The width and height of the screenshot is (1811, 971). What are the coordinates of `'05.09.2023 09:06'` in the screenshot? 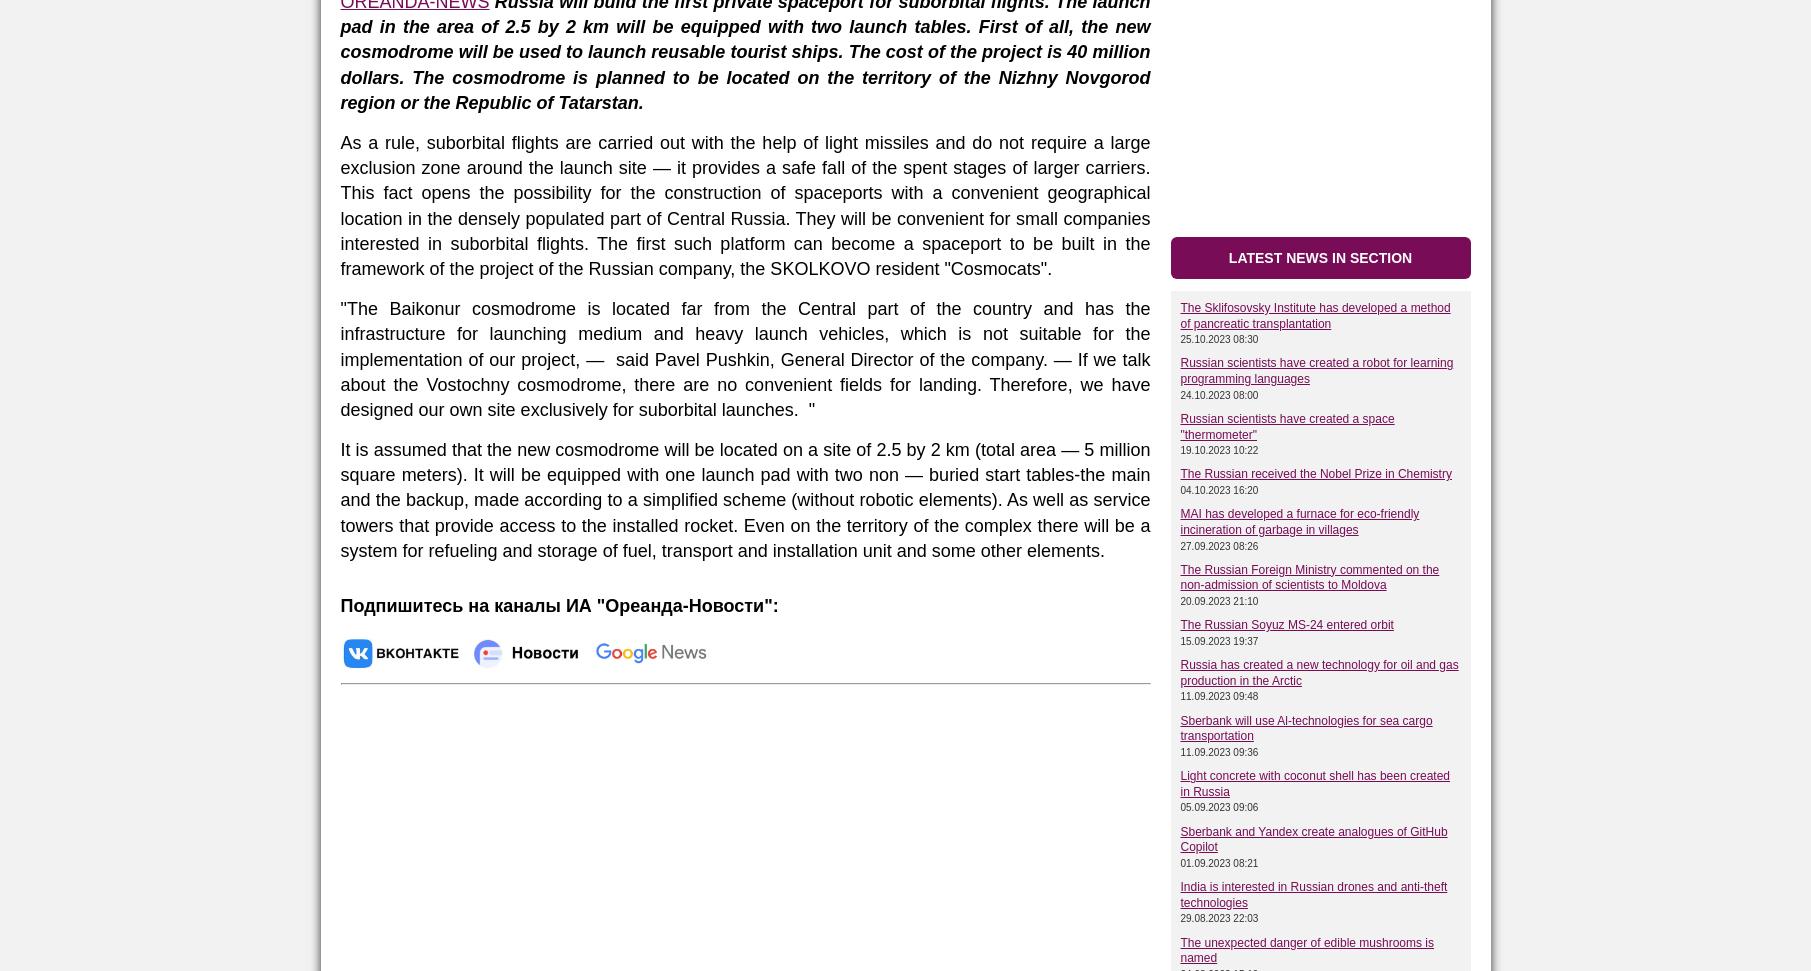 It's located at (1218, 807).